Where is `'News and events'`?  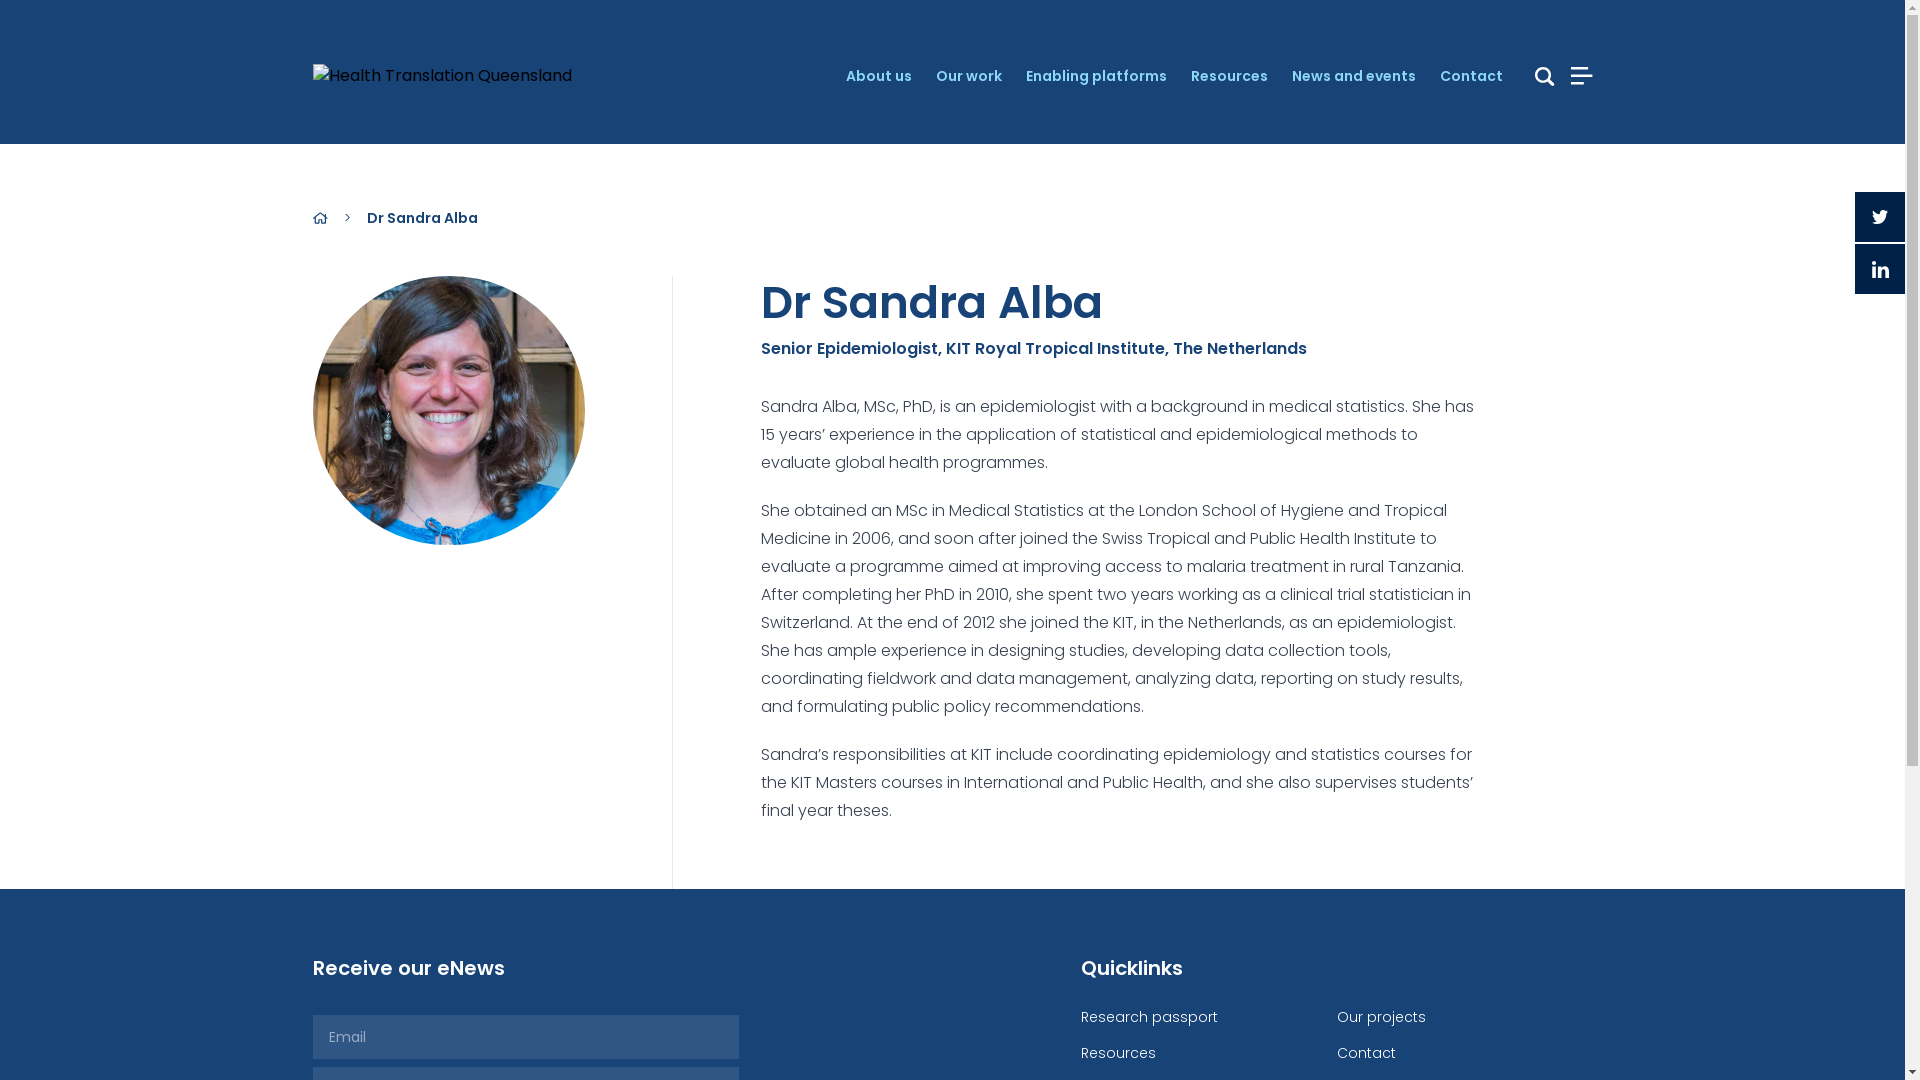 'News and events' is located at coordinates (1353, 75).